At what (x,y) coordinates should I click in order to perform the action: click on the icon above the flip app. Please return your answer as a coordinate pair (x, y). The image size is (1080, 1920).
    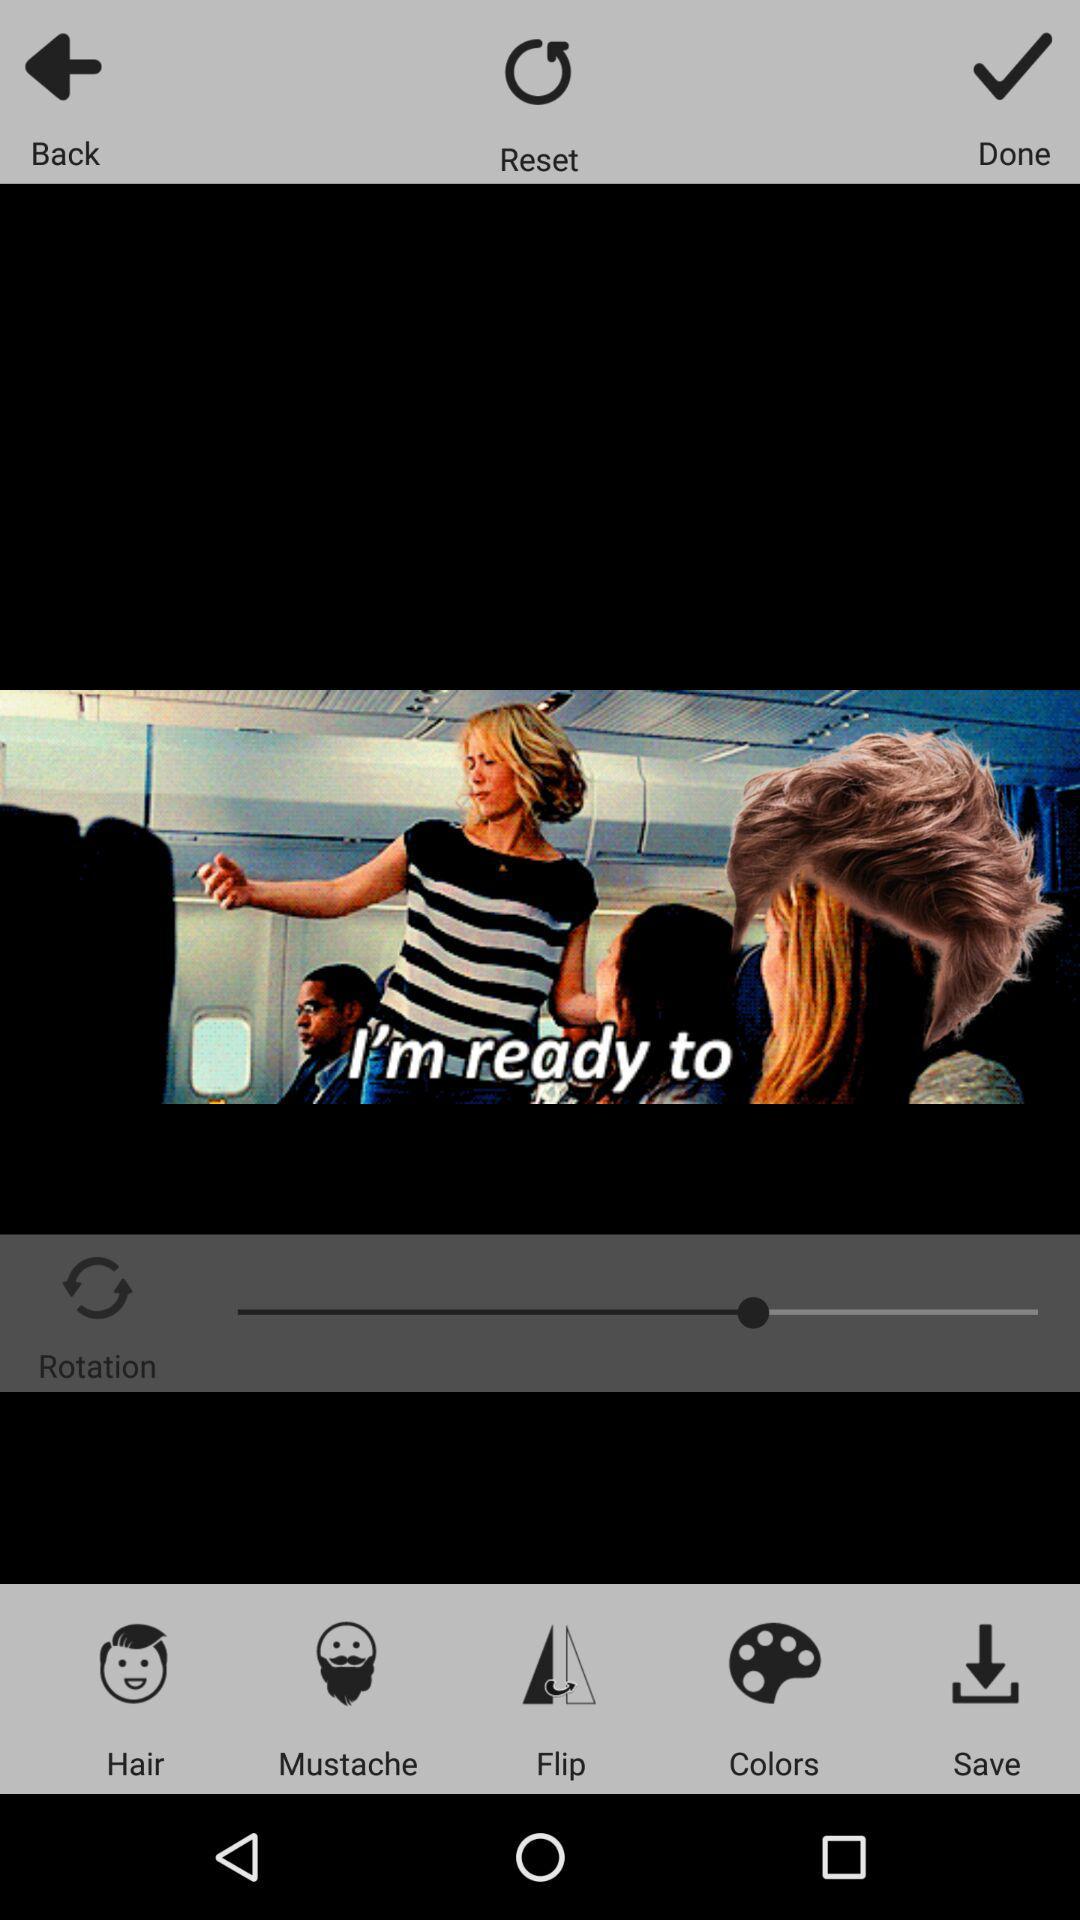
    Looking at the image, I should click on (560, 1662).